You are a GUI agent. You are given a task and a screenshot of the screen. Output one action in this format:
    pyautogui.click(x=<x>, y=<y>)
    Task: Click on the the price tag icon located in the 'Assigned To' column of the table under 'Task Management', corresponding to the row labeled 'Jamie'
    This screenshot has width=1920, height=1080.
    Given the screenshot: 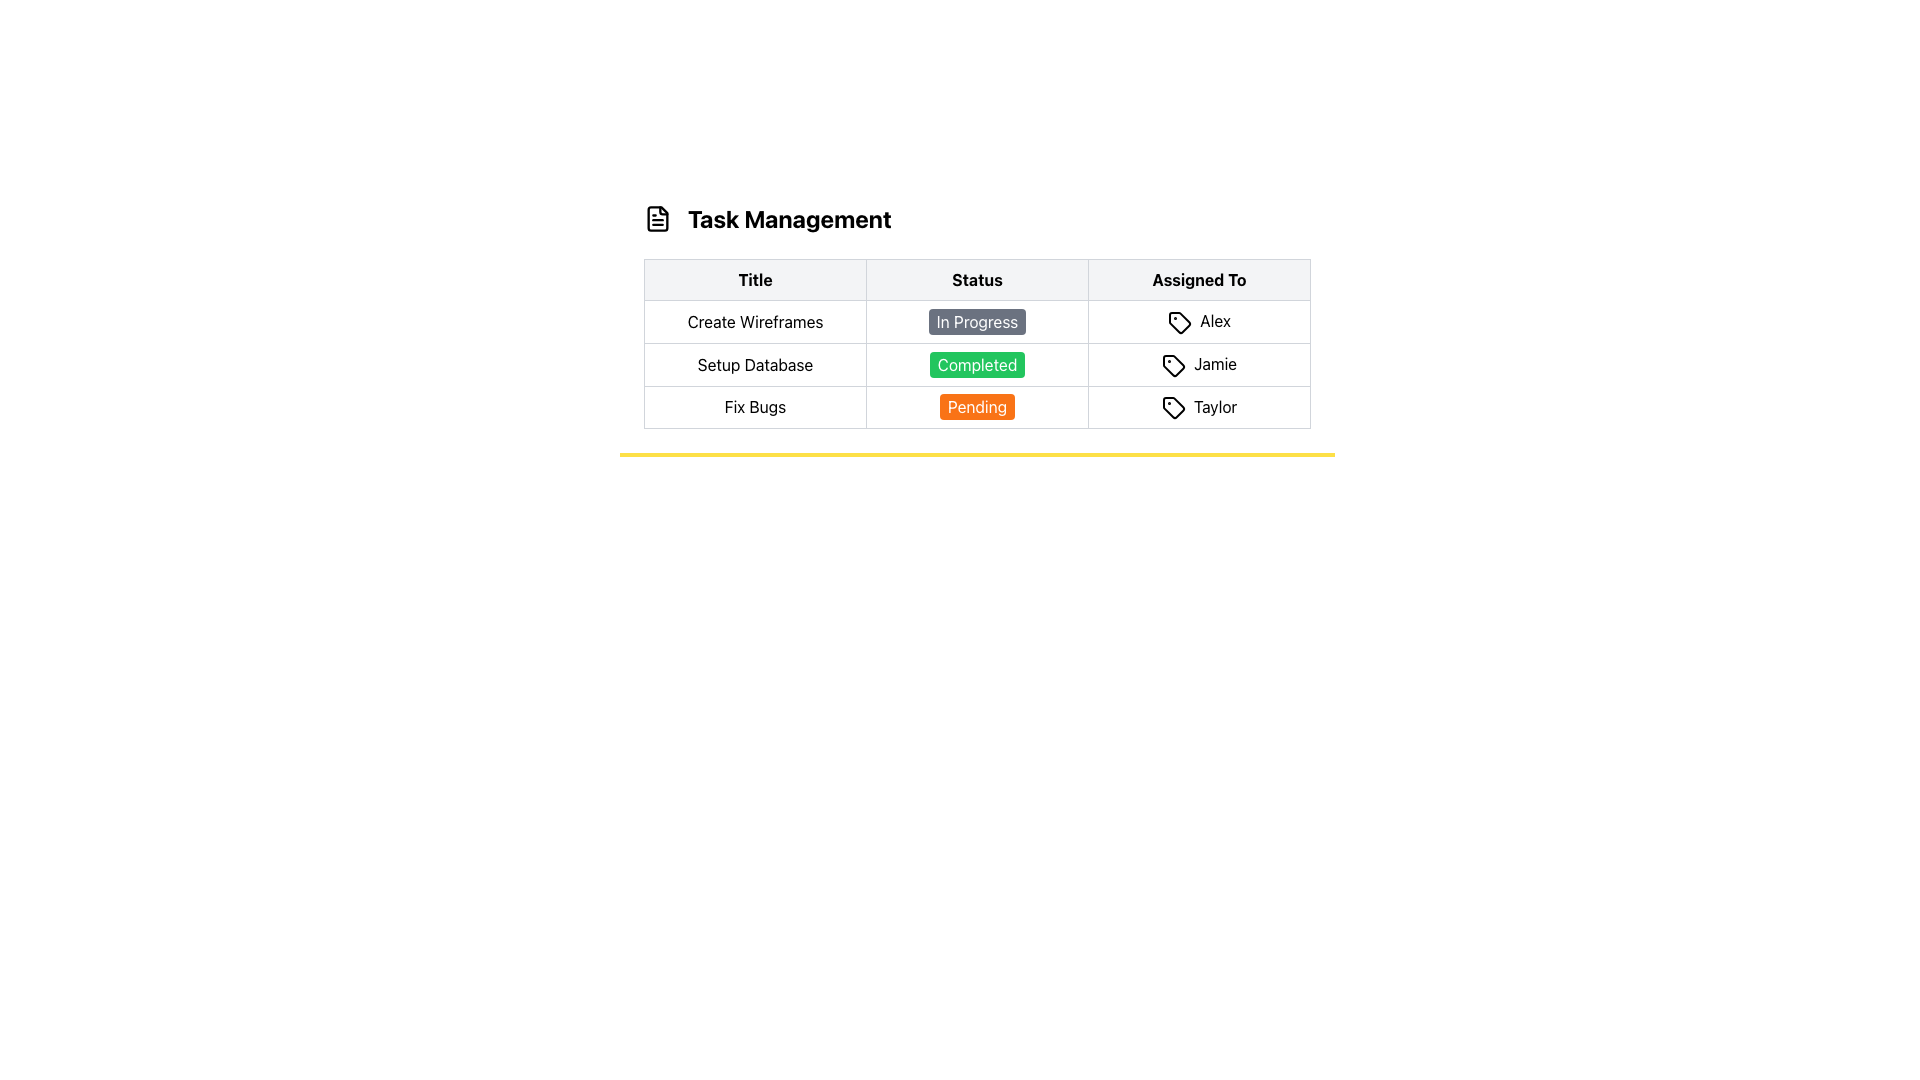 What is the action you would take?
    pyautogui.click(x=1173, y=365)
    